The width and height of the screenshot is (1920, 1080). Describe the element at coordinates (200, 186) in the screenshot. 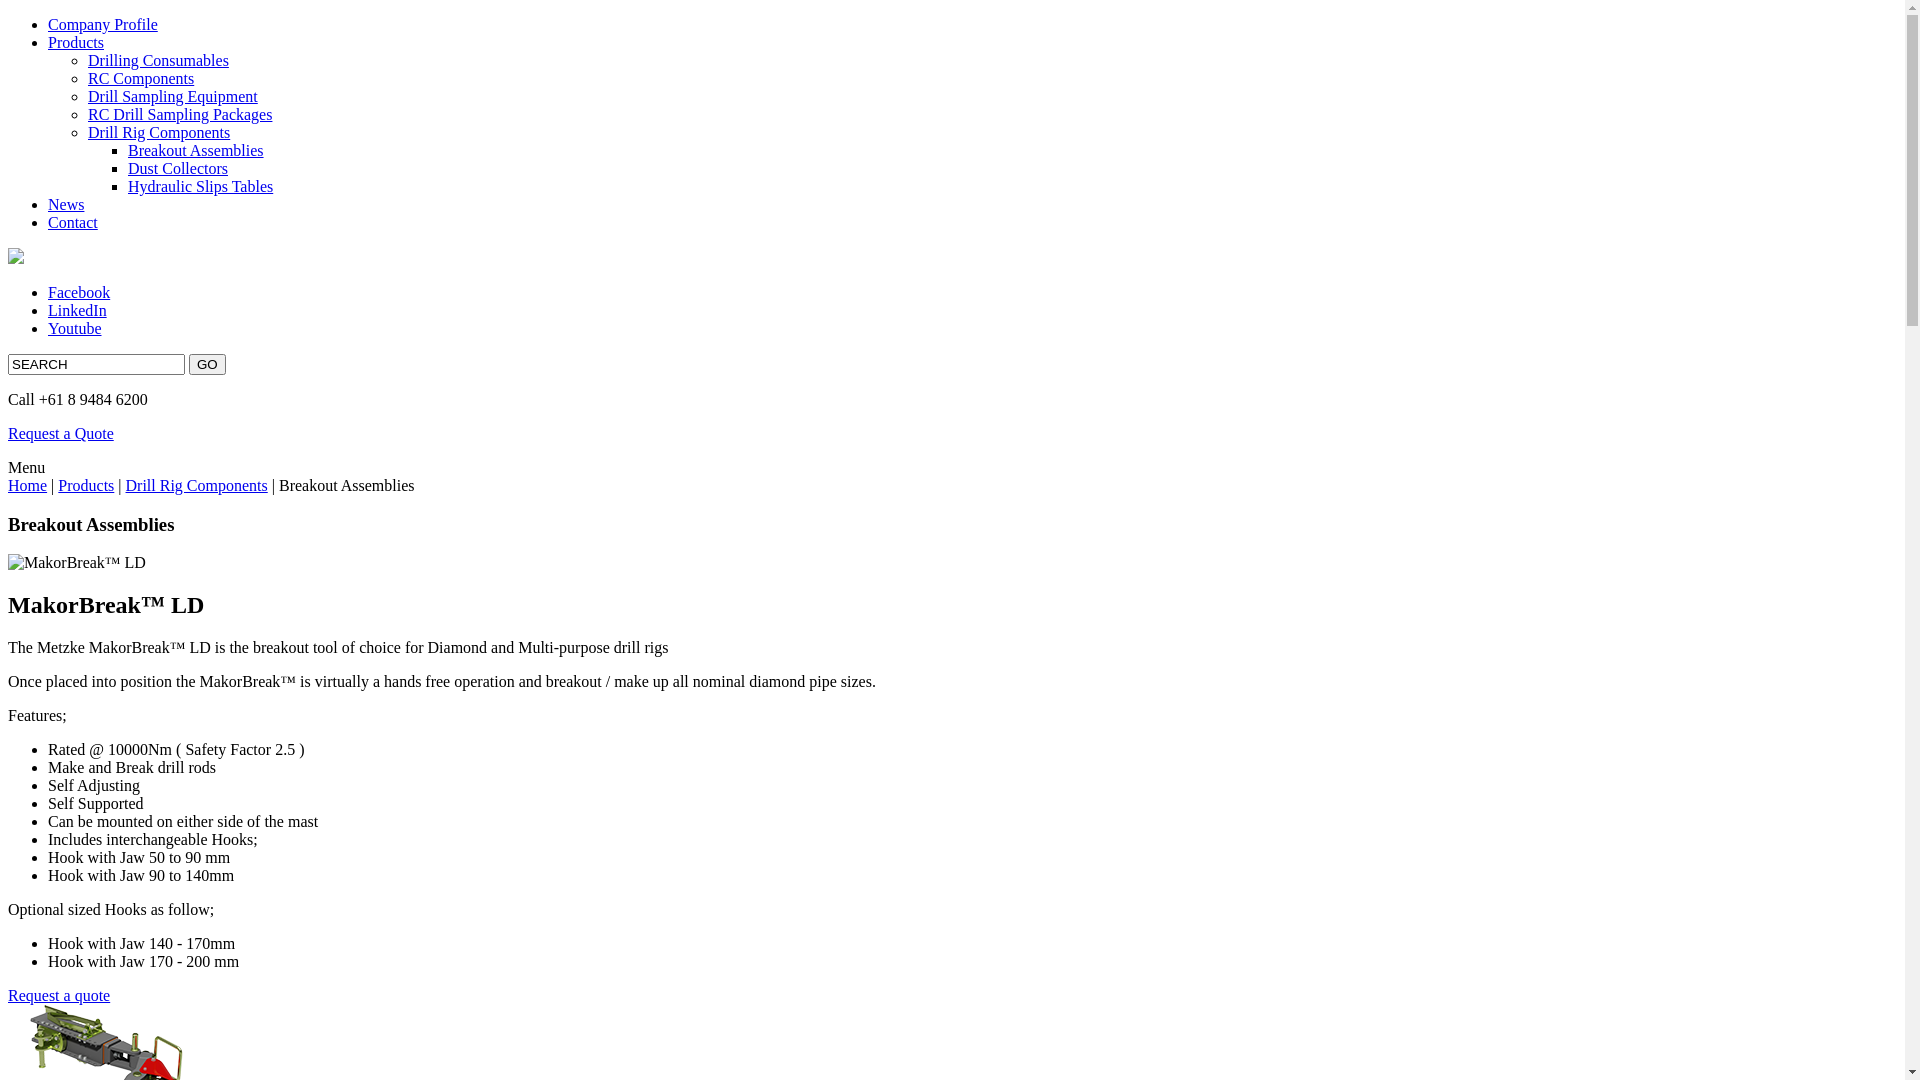

I see `'Hydraulic Slips Tables'` at that location.